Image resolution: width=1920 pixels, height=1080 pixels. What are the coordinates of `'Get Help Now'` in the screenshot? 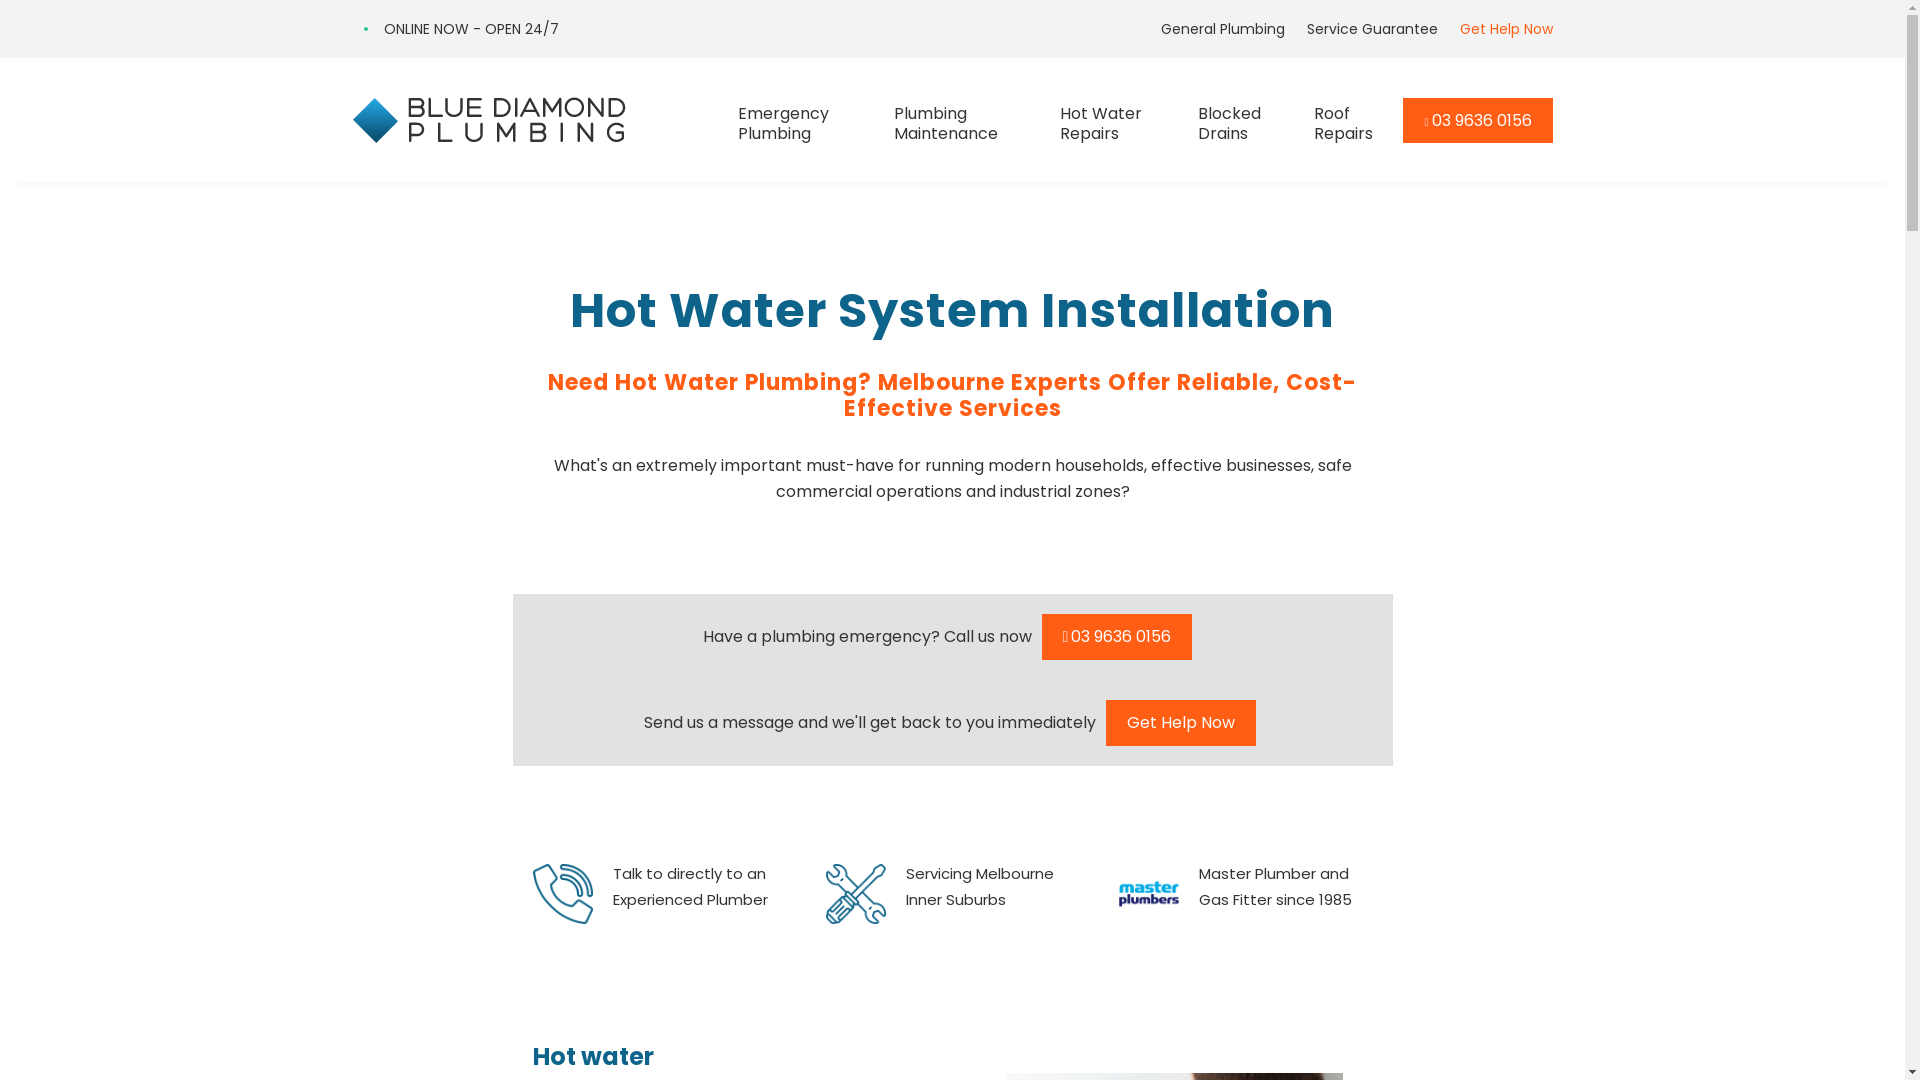 It's located at (1499, 29).